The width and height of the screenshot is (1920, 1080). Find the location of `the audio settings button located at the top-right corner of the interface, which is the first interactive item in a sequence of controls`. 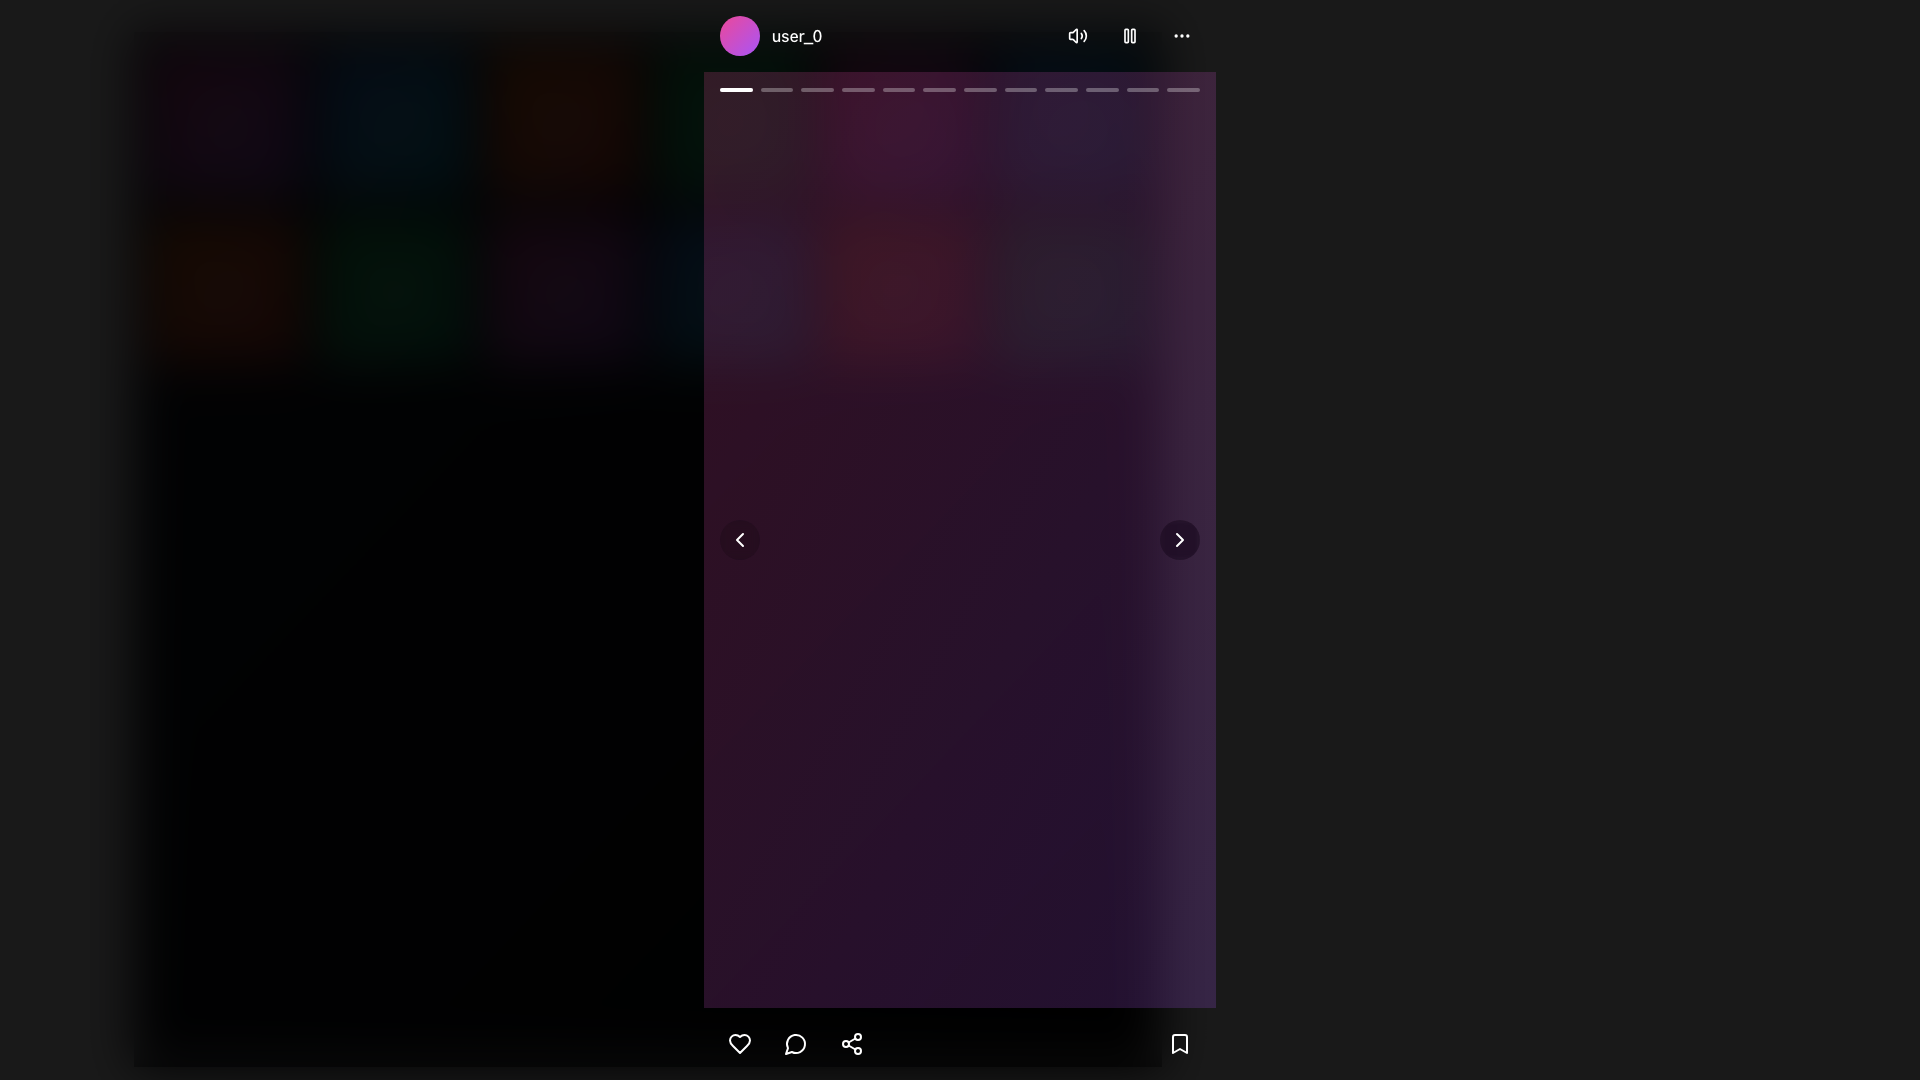

the audio settings button located at the top-right corner of the interface, which is the first interactive item in a sequence of controls is located at coordinates (1077, 35).